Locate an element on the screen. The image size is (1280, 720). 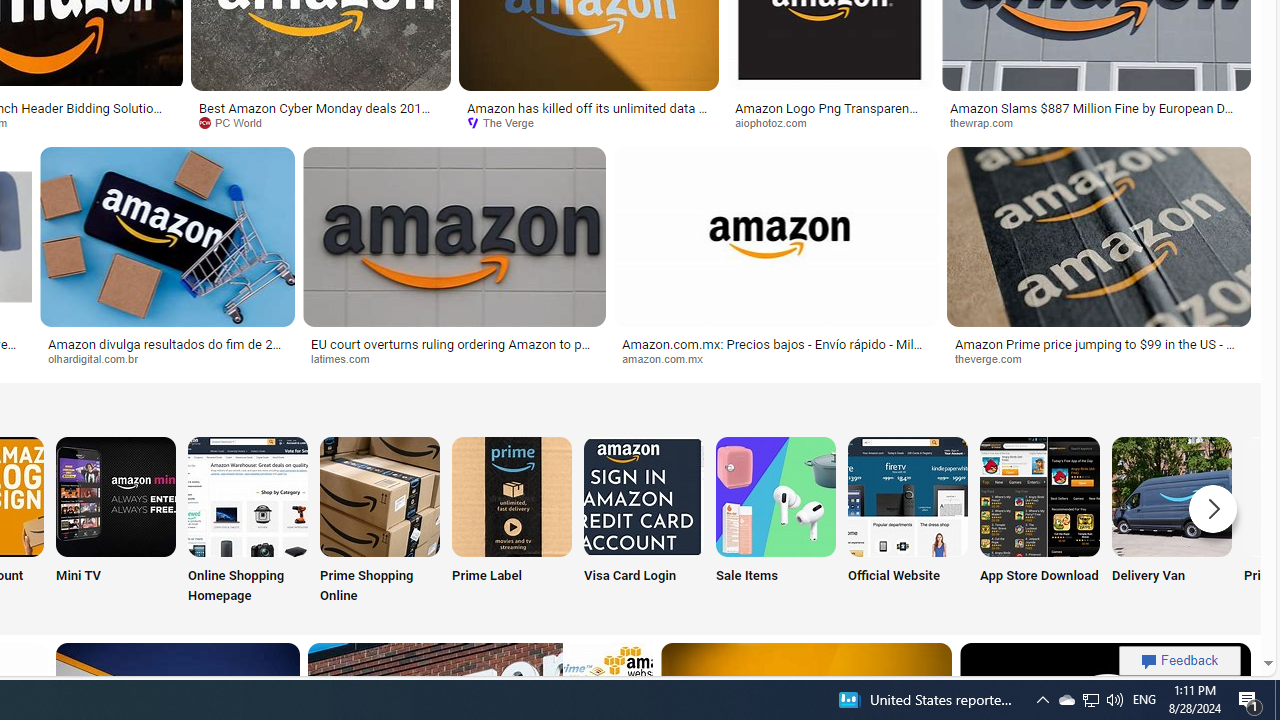
'Visa Card Login' is located at coordinates (643, 521).